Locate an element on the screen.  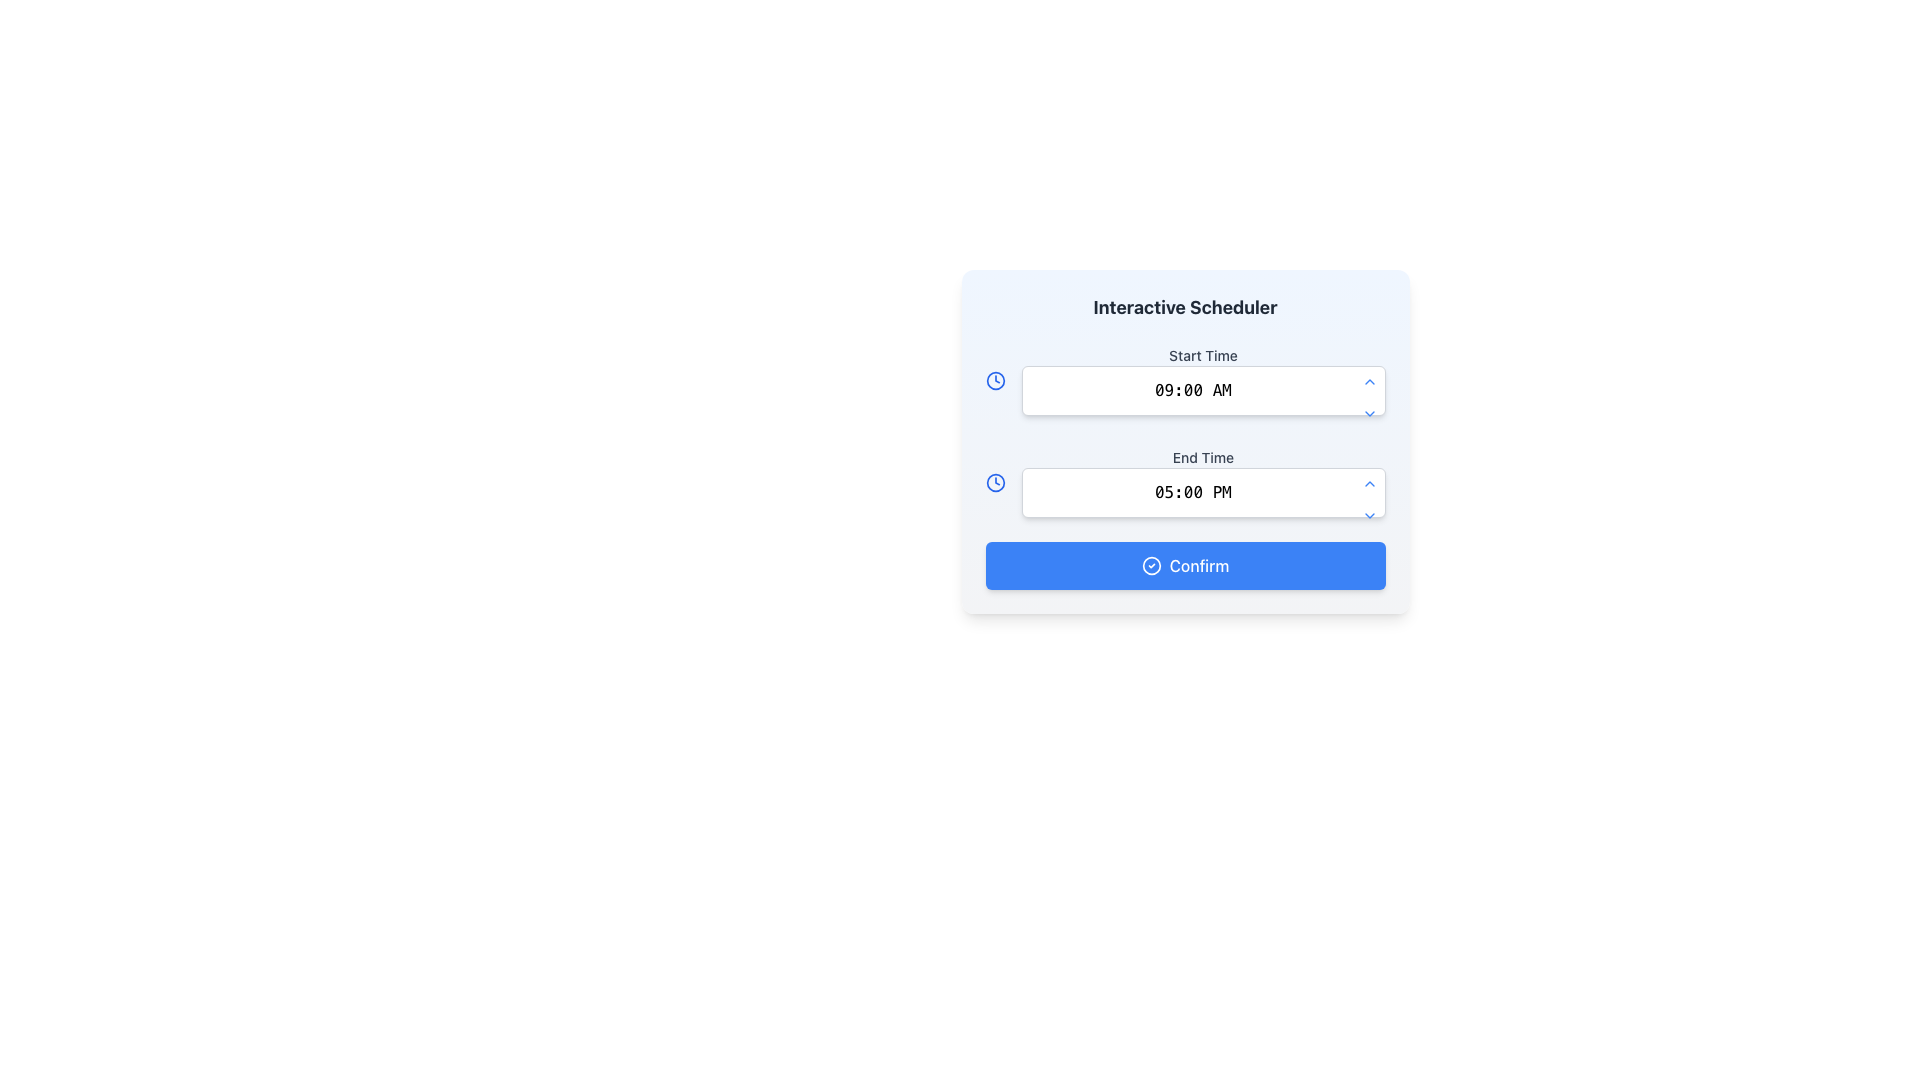
the upward arrow of the stepper control component located immediately to the right of the 'Start Time' input field to increment the time is located at coordinates (1368, 397).